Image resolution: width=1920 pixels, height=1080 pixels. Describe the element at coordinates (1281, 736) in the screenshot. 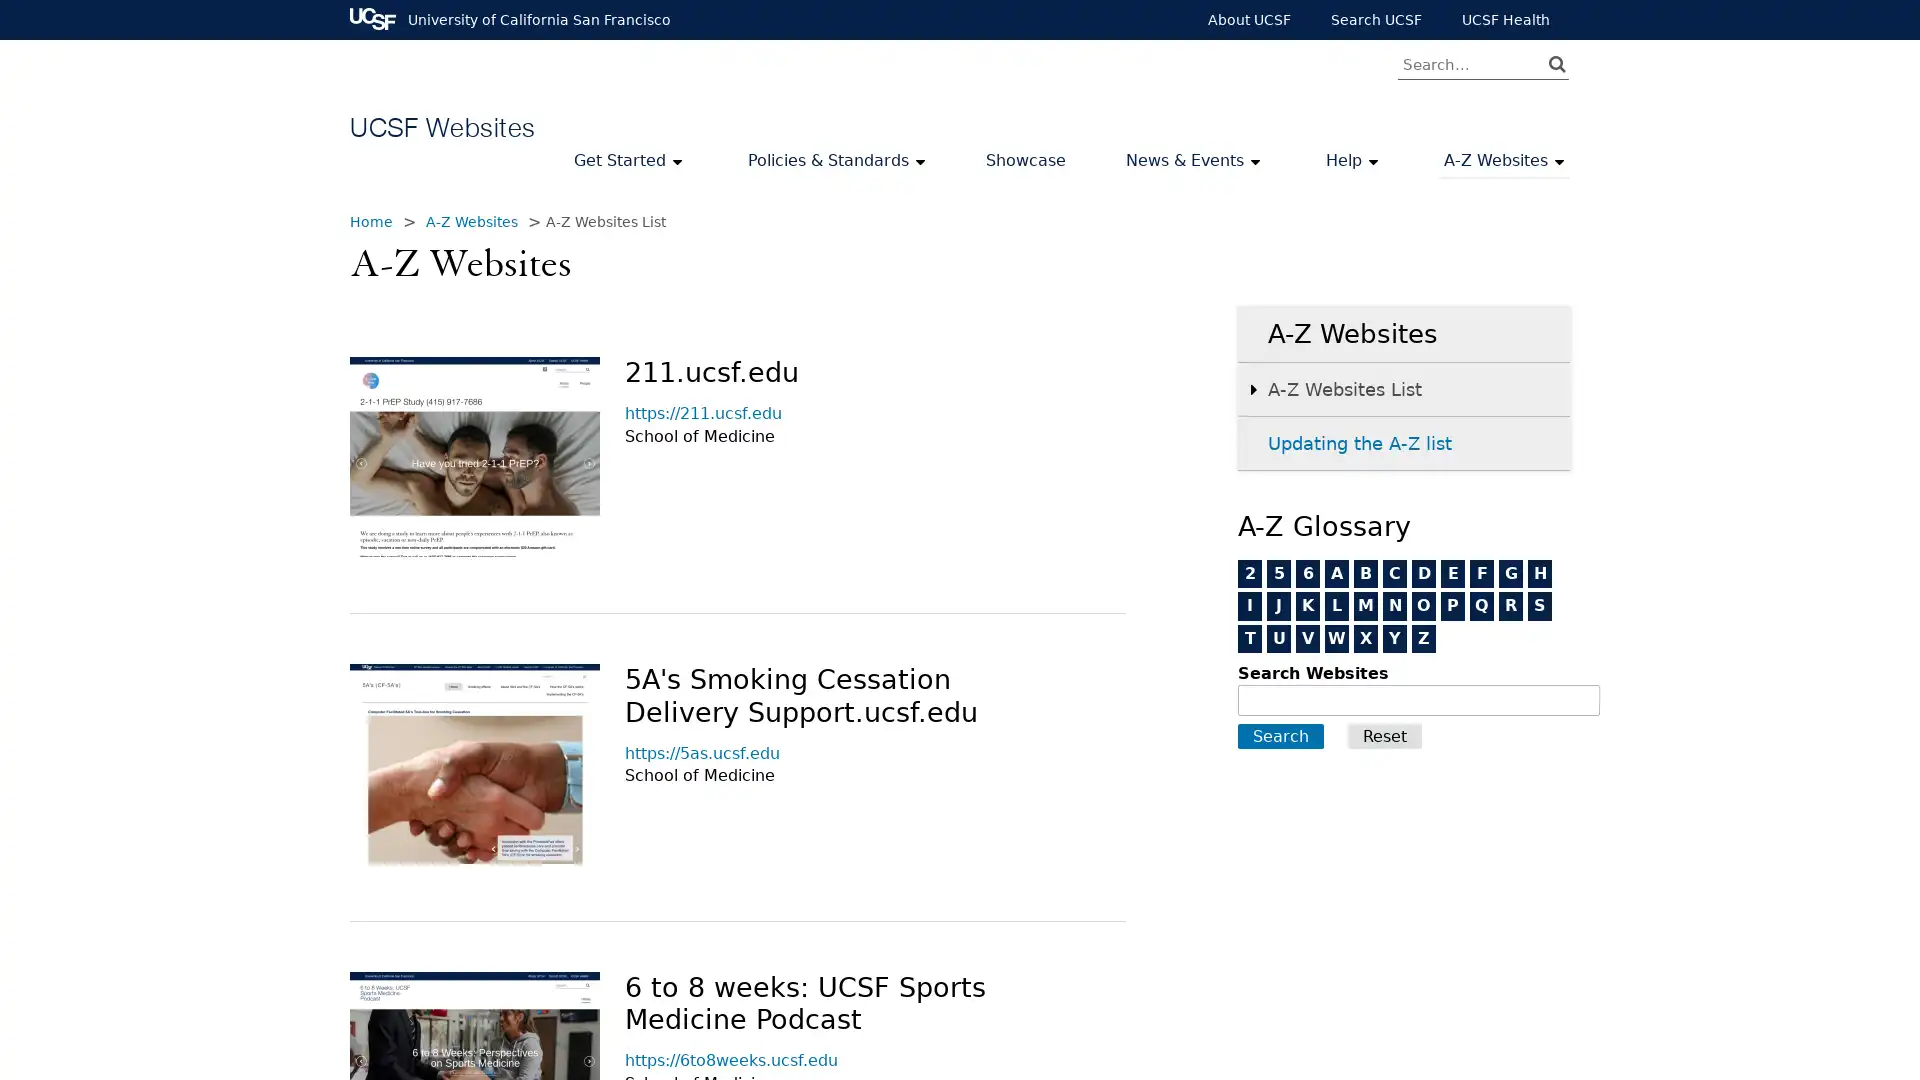

I see `Search` at that location.